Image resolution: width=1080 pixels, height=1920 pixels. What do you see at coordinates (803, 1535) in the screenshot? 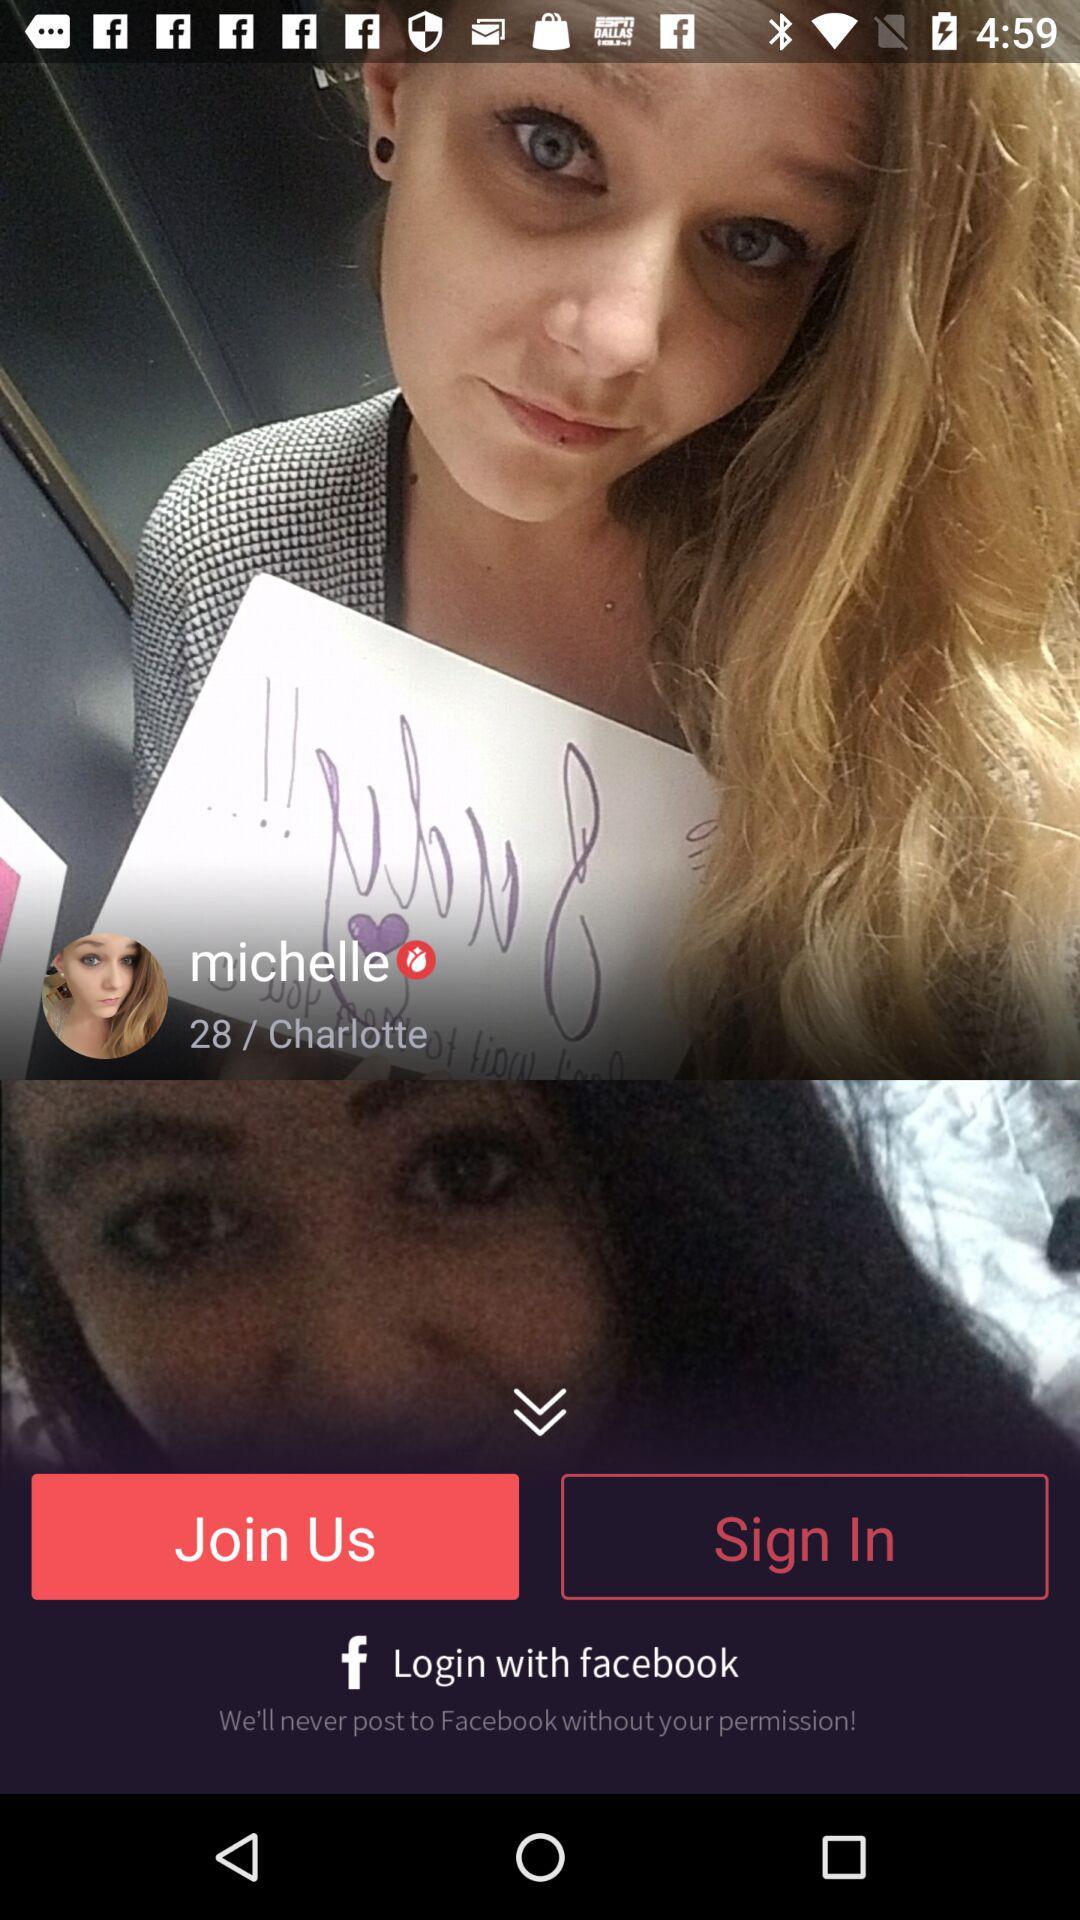
I see `sign in icon` at bounding box center [803, 1535].